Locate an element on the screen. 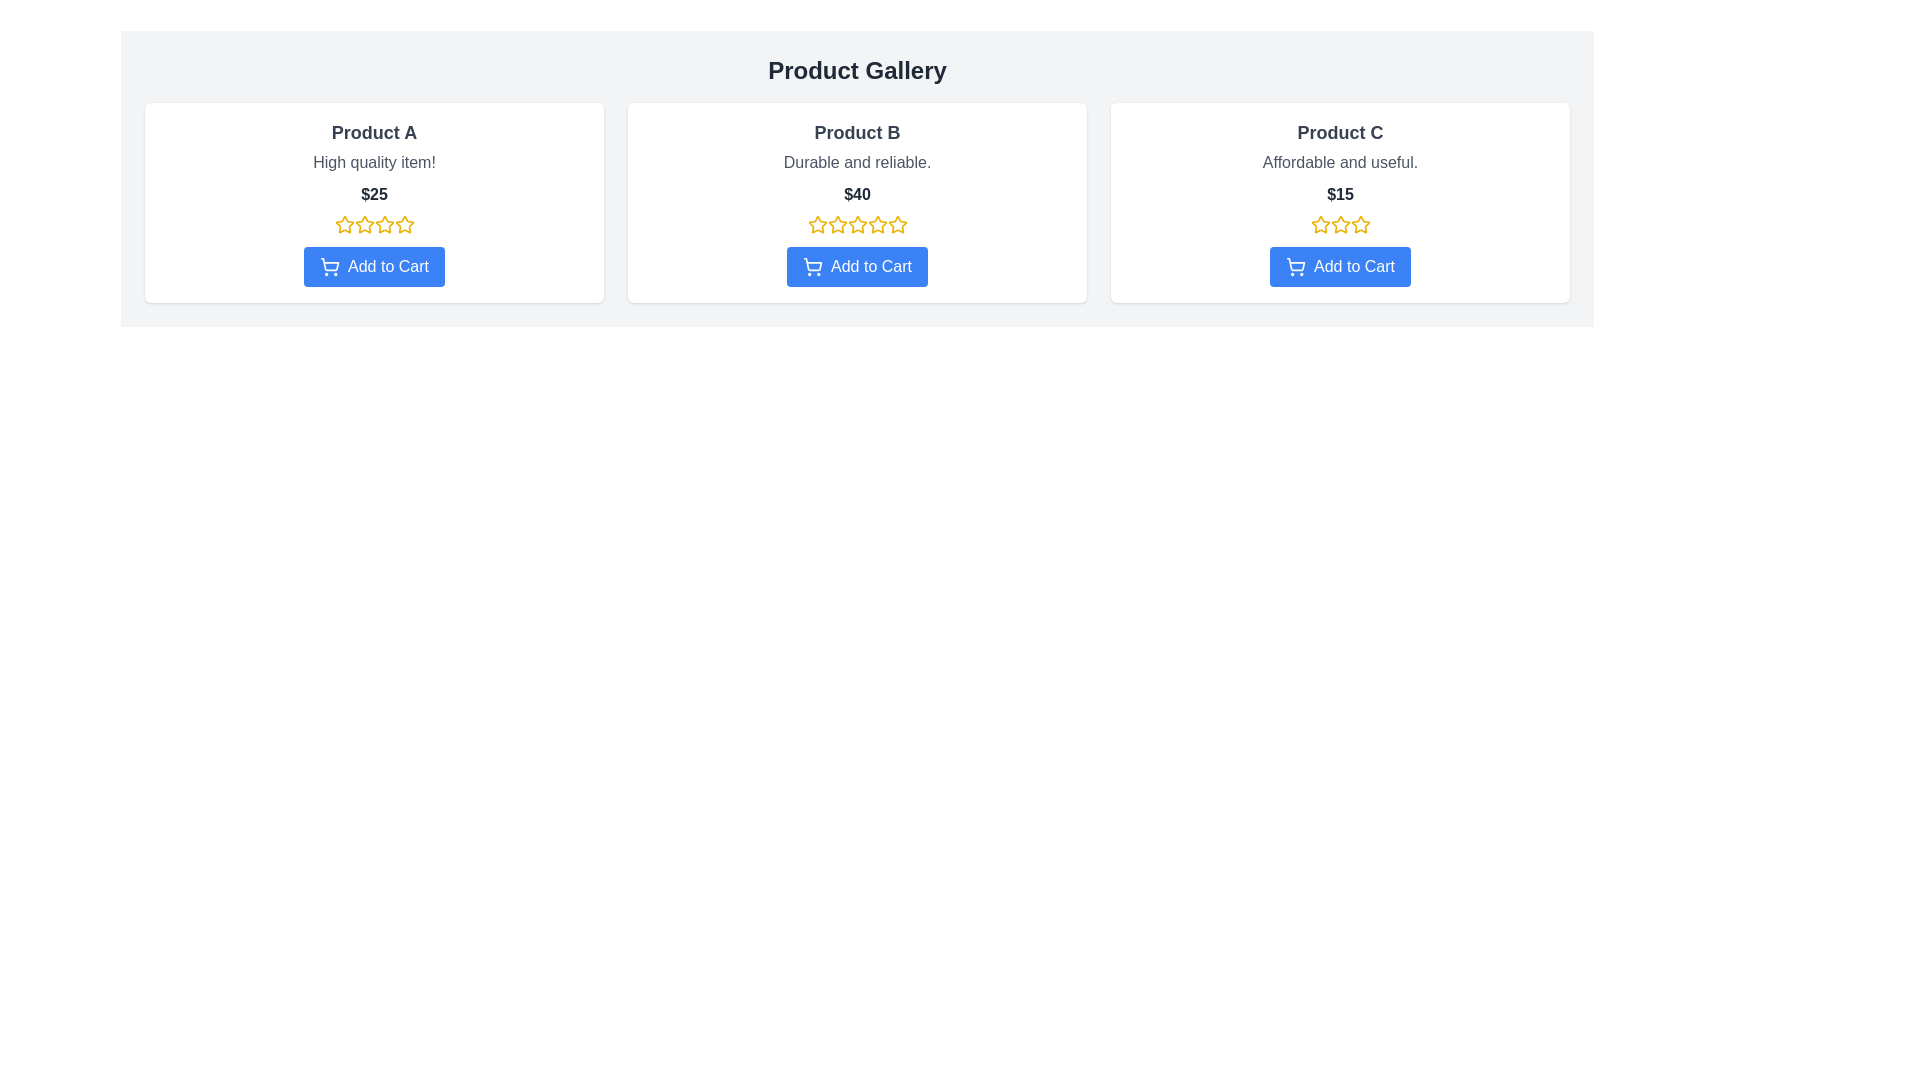 Image resolution: width=1920 pixels, height=1080 pixels. the fifth star icon in the middle product card of the second row, which indicates the fifth rating level for a product is located at coordinates (896, 224).